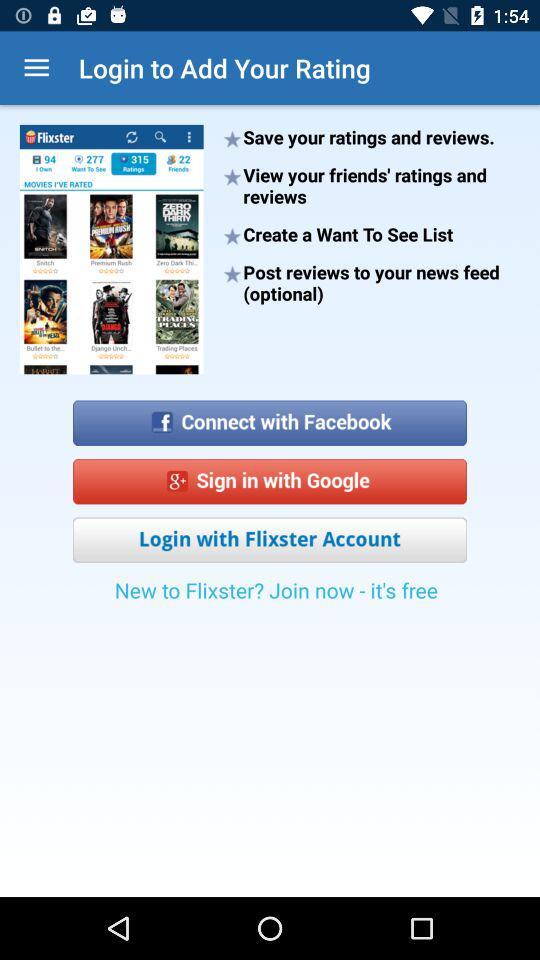  Describe the element at coordinates (270, 539) in the screenshot. I see `login with flixter account` at that location.